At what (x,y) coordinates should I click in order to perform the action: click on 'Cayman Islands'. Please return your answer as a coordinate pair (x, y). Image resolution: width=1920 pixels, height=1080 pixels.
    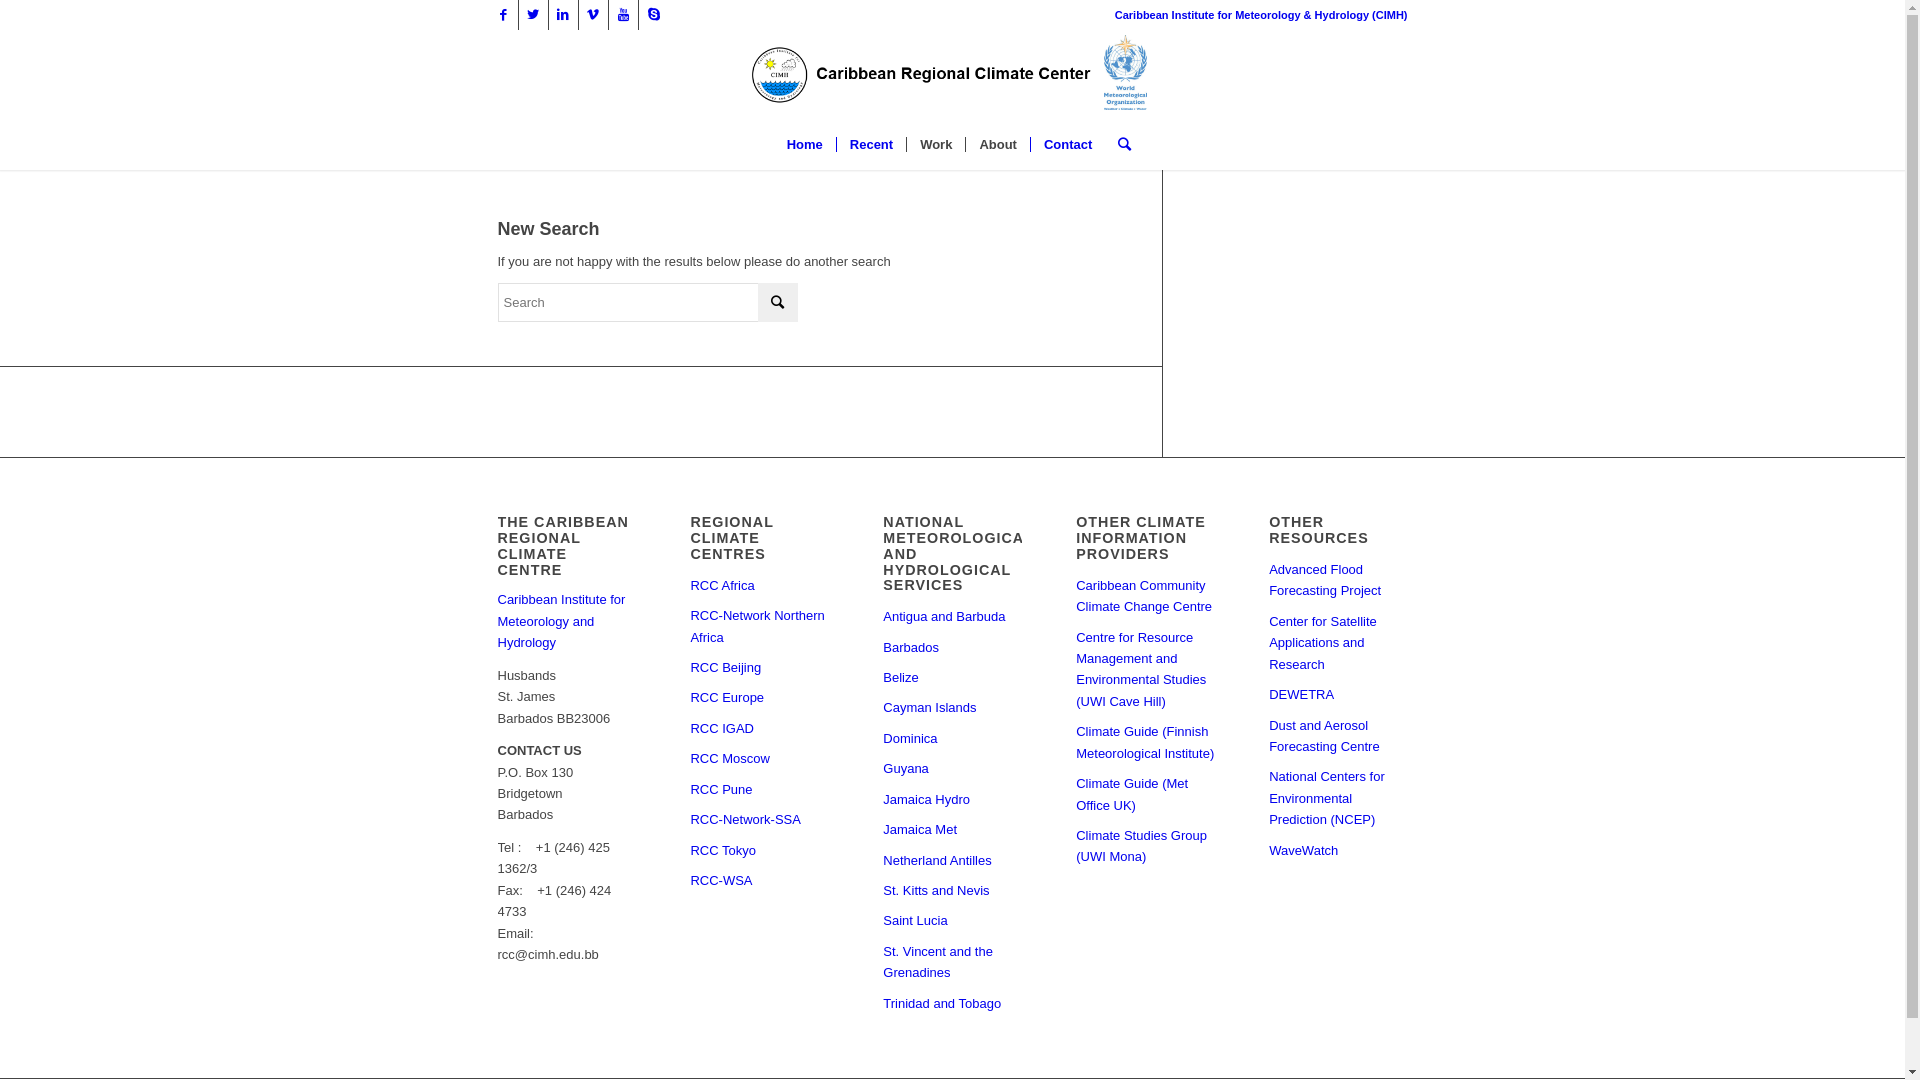
    Looking at the image, I should click on (950, 707).